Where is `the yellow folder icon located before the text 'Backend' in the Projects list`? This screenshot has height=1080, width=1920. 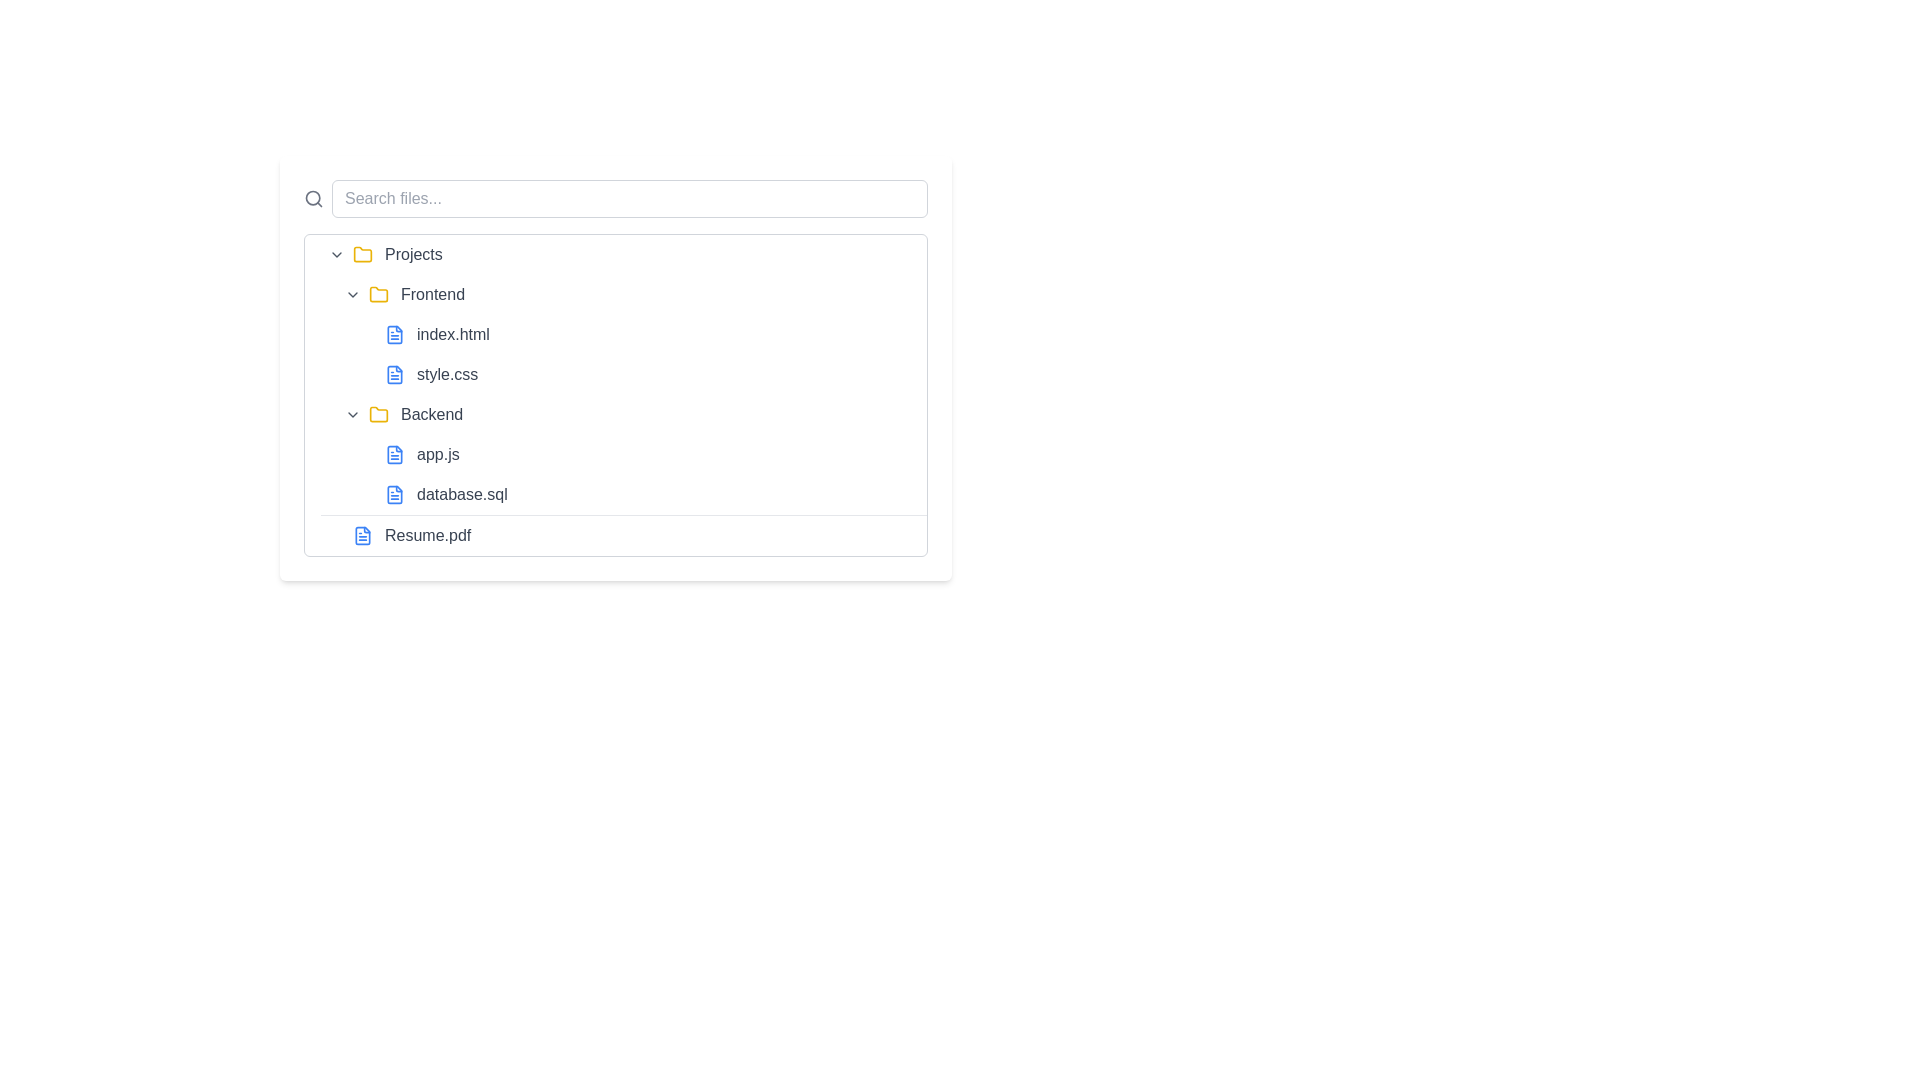 the yellow folder icon located before the text 'Backend' in the Projects list is located at coordinates (379, 412).